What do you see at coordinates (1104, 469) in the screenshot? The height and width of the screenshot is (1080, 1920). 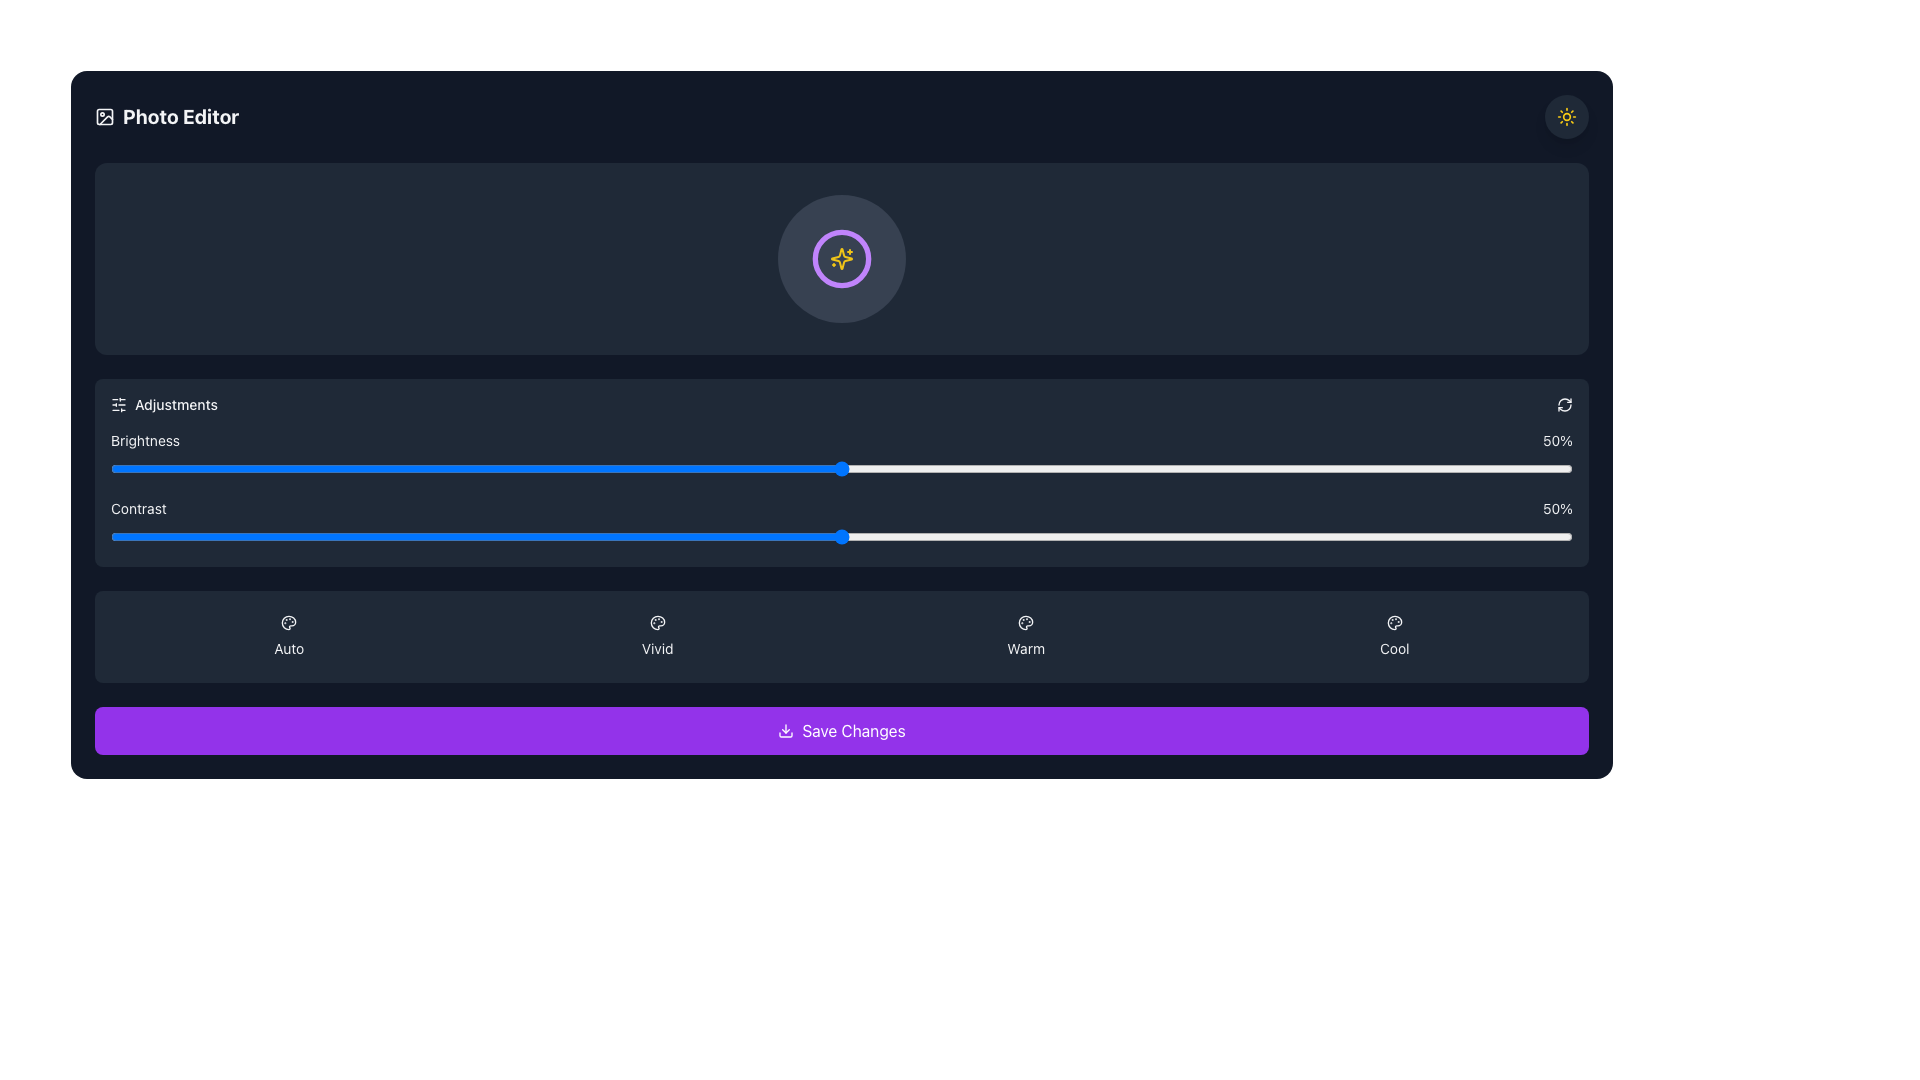 I see `brightness` at bounding box center [1104, 469].